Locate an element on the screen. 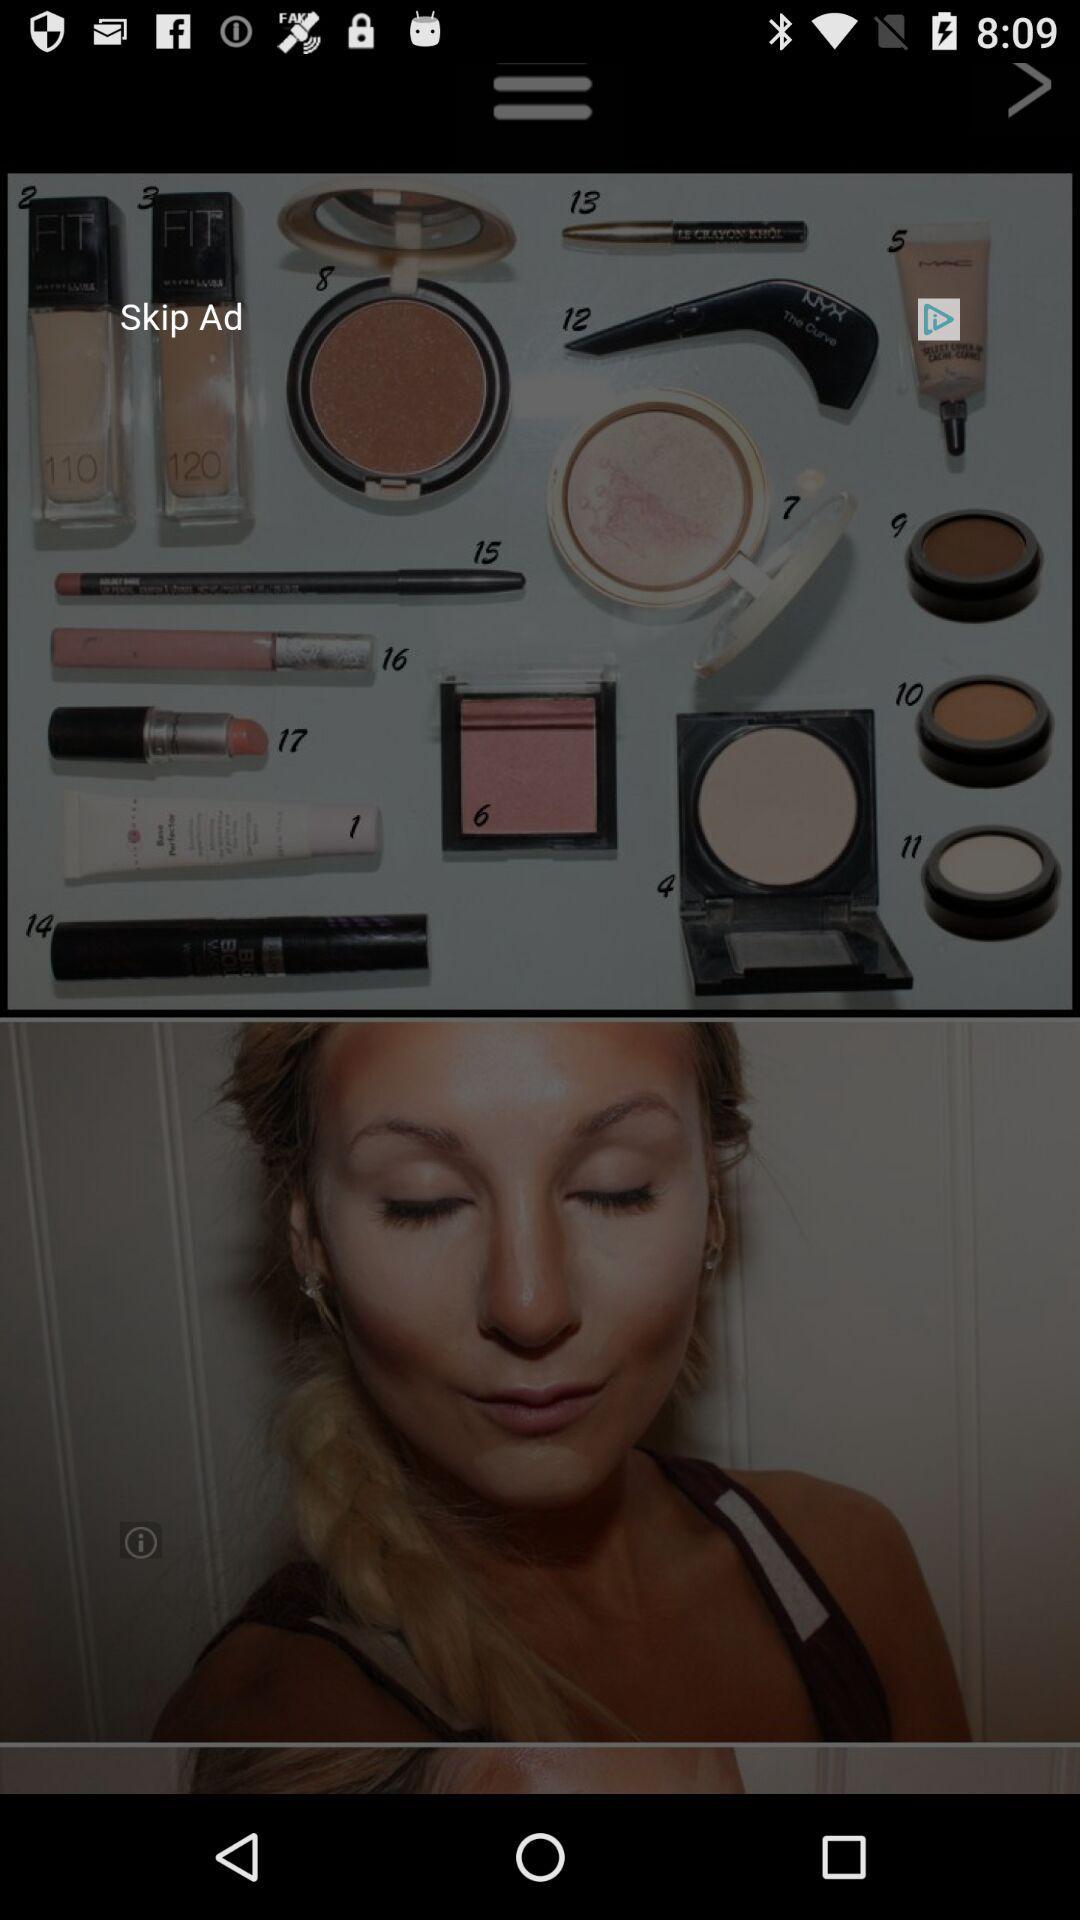 This screenshot has width=1080, height=1920. advertisement is located at coordinates (540, 927).